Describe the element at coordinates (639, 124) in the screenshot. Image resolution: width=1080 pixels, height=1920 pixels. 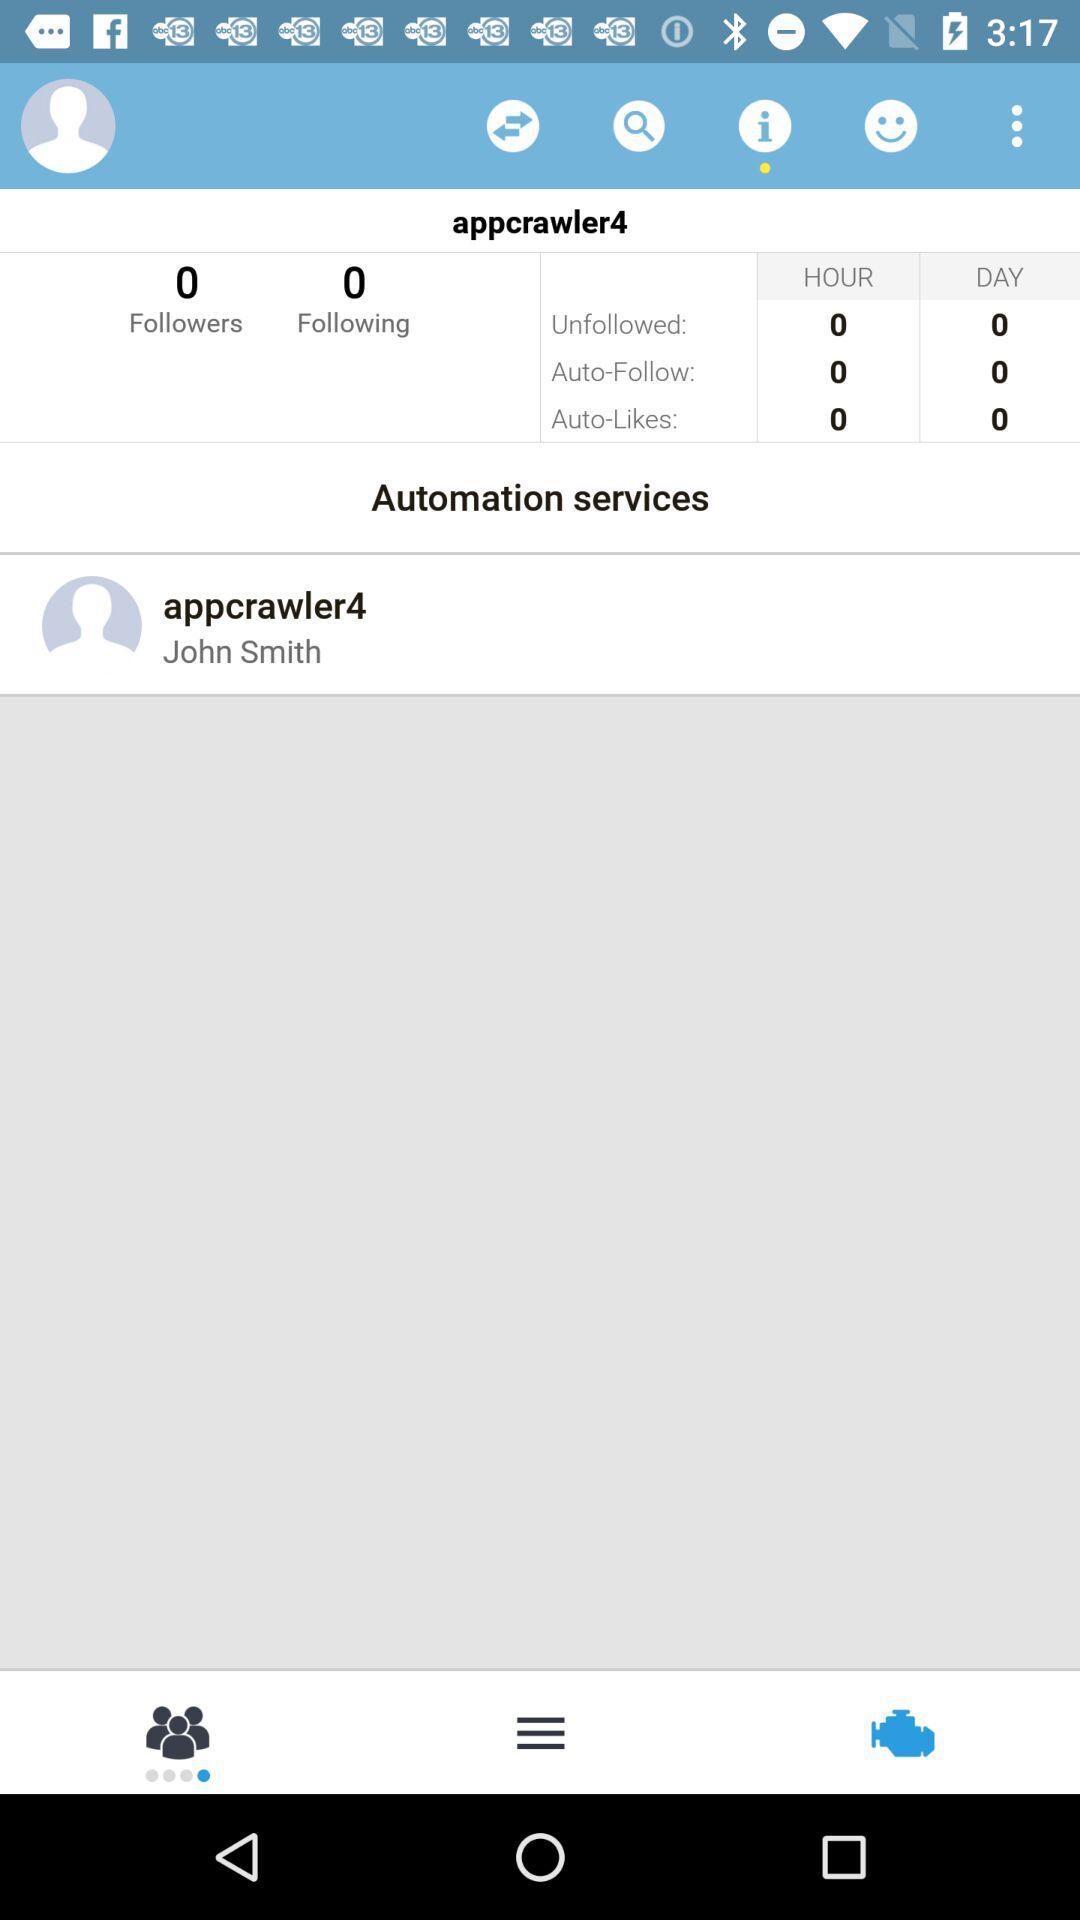
I see `the item above appcrawler4 icon` at that location.